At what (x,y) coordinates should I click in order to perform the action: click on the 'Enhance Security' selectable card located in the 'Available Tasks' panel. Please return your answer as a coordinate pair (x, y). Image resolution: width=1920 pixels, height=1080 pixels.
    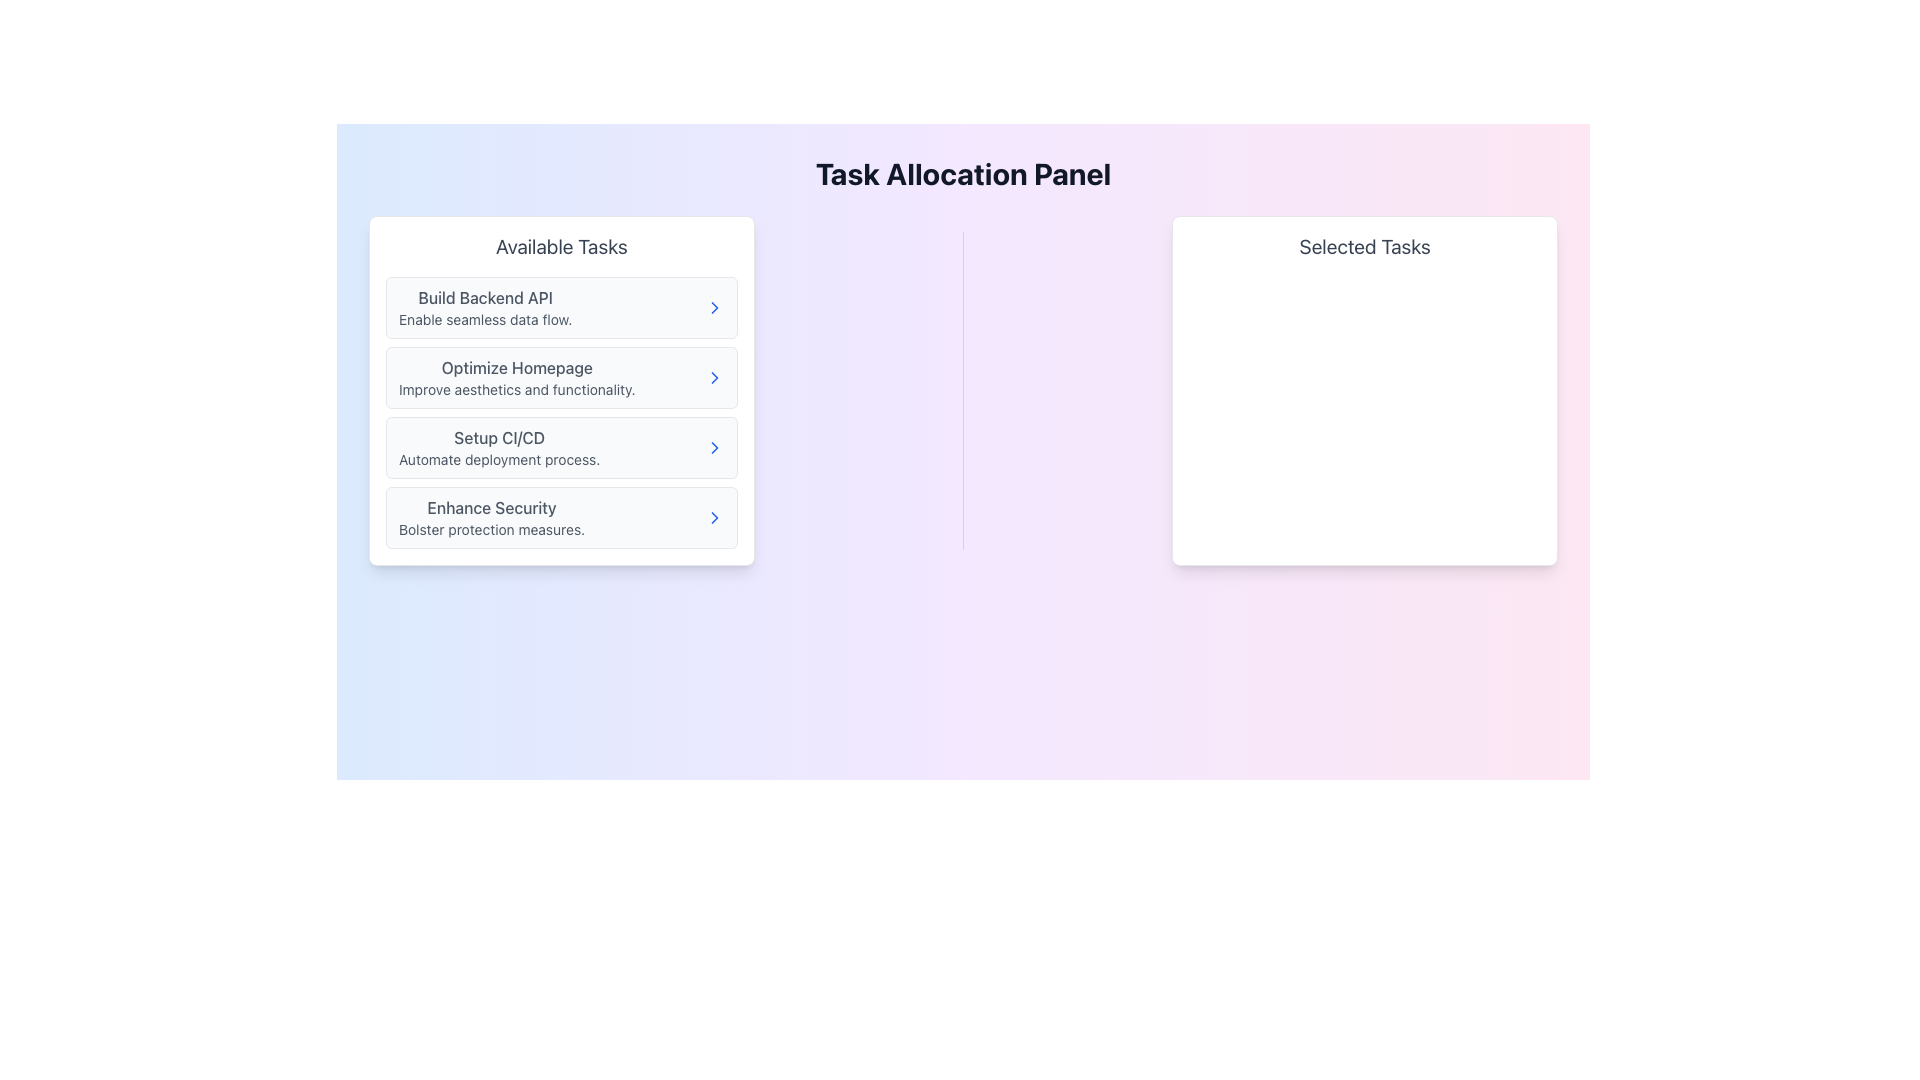
    Looking at the image, I should click on (560, 516).